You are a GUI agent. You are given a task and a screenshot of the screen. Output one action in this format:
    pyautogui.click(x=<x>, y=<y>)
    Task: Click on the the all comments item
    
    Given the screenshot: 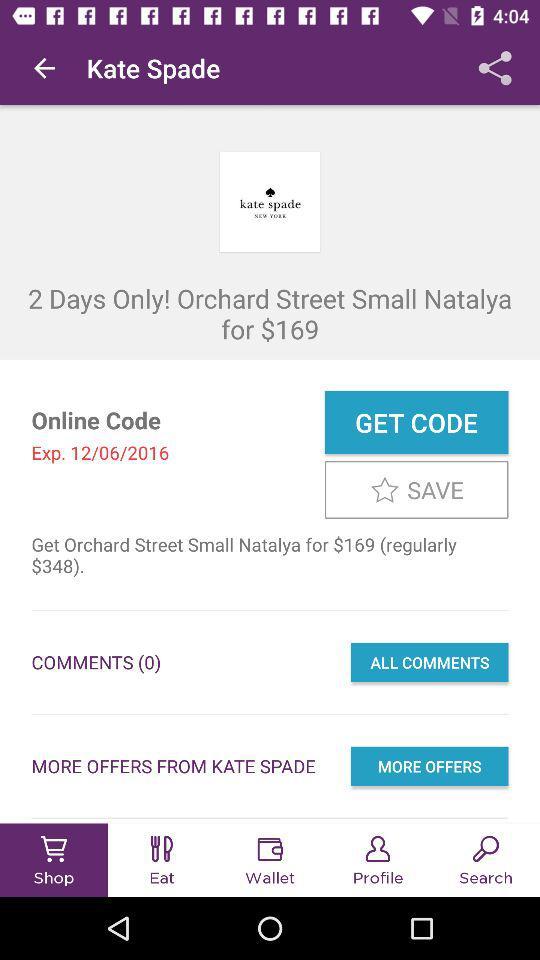 What is the action you would take?
    pyautogui.click(x=428, y=662)
    